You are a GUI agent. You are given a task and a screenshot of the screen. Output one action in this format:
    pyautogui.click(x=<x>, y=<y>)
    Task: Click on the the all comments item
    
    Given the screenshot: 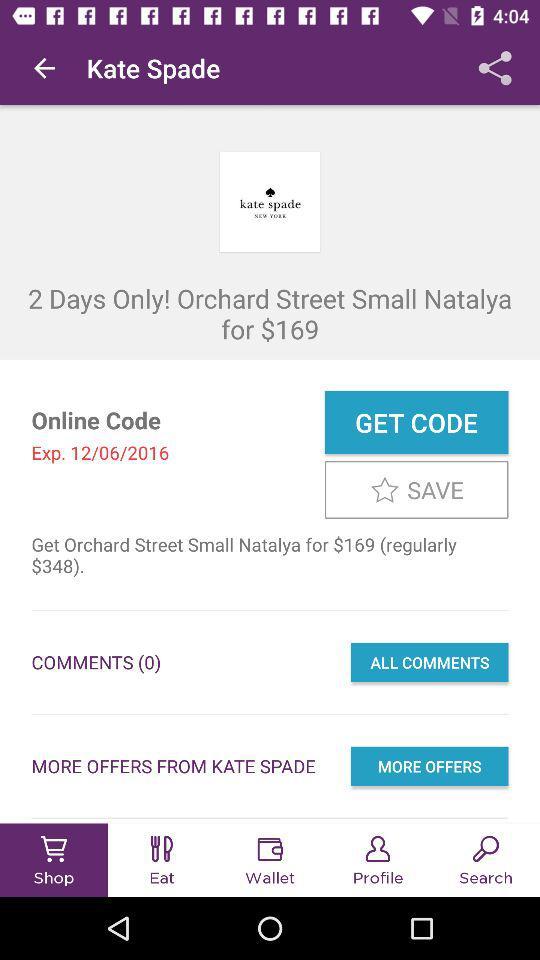 What is the action you would take?
    pyautogui.click(x=428, y=662)
    